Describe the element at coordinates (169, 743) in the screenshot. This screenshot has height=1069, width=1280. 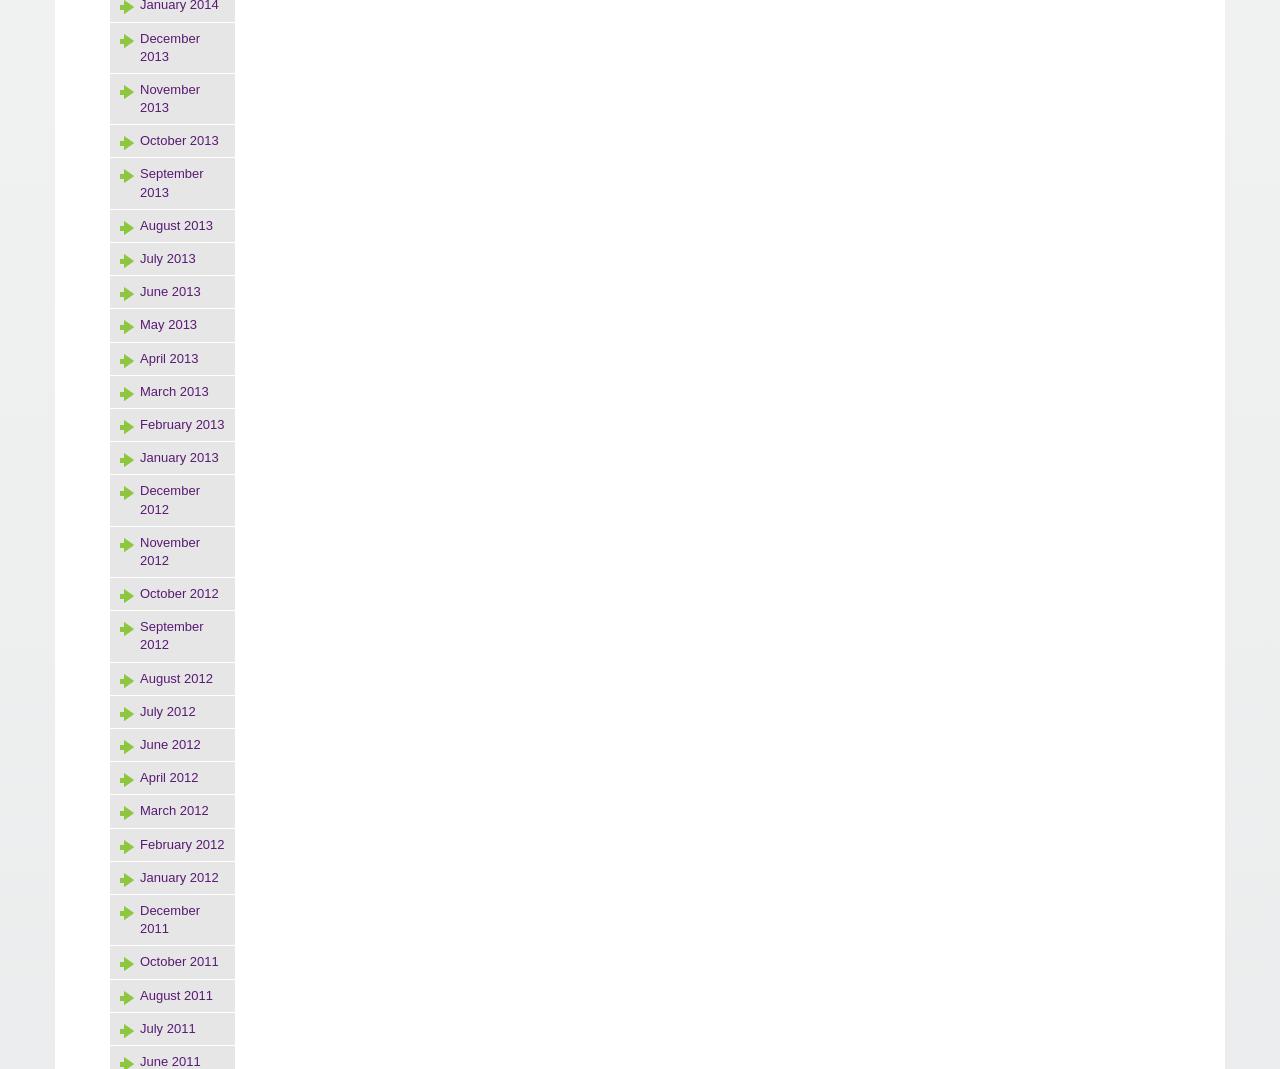
I see `'June 2012'` at that location.